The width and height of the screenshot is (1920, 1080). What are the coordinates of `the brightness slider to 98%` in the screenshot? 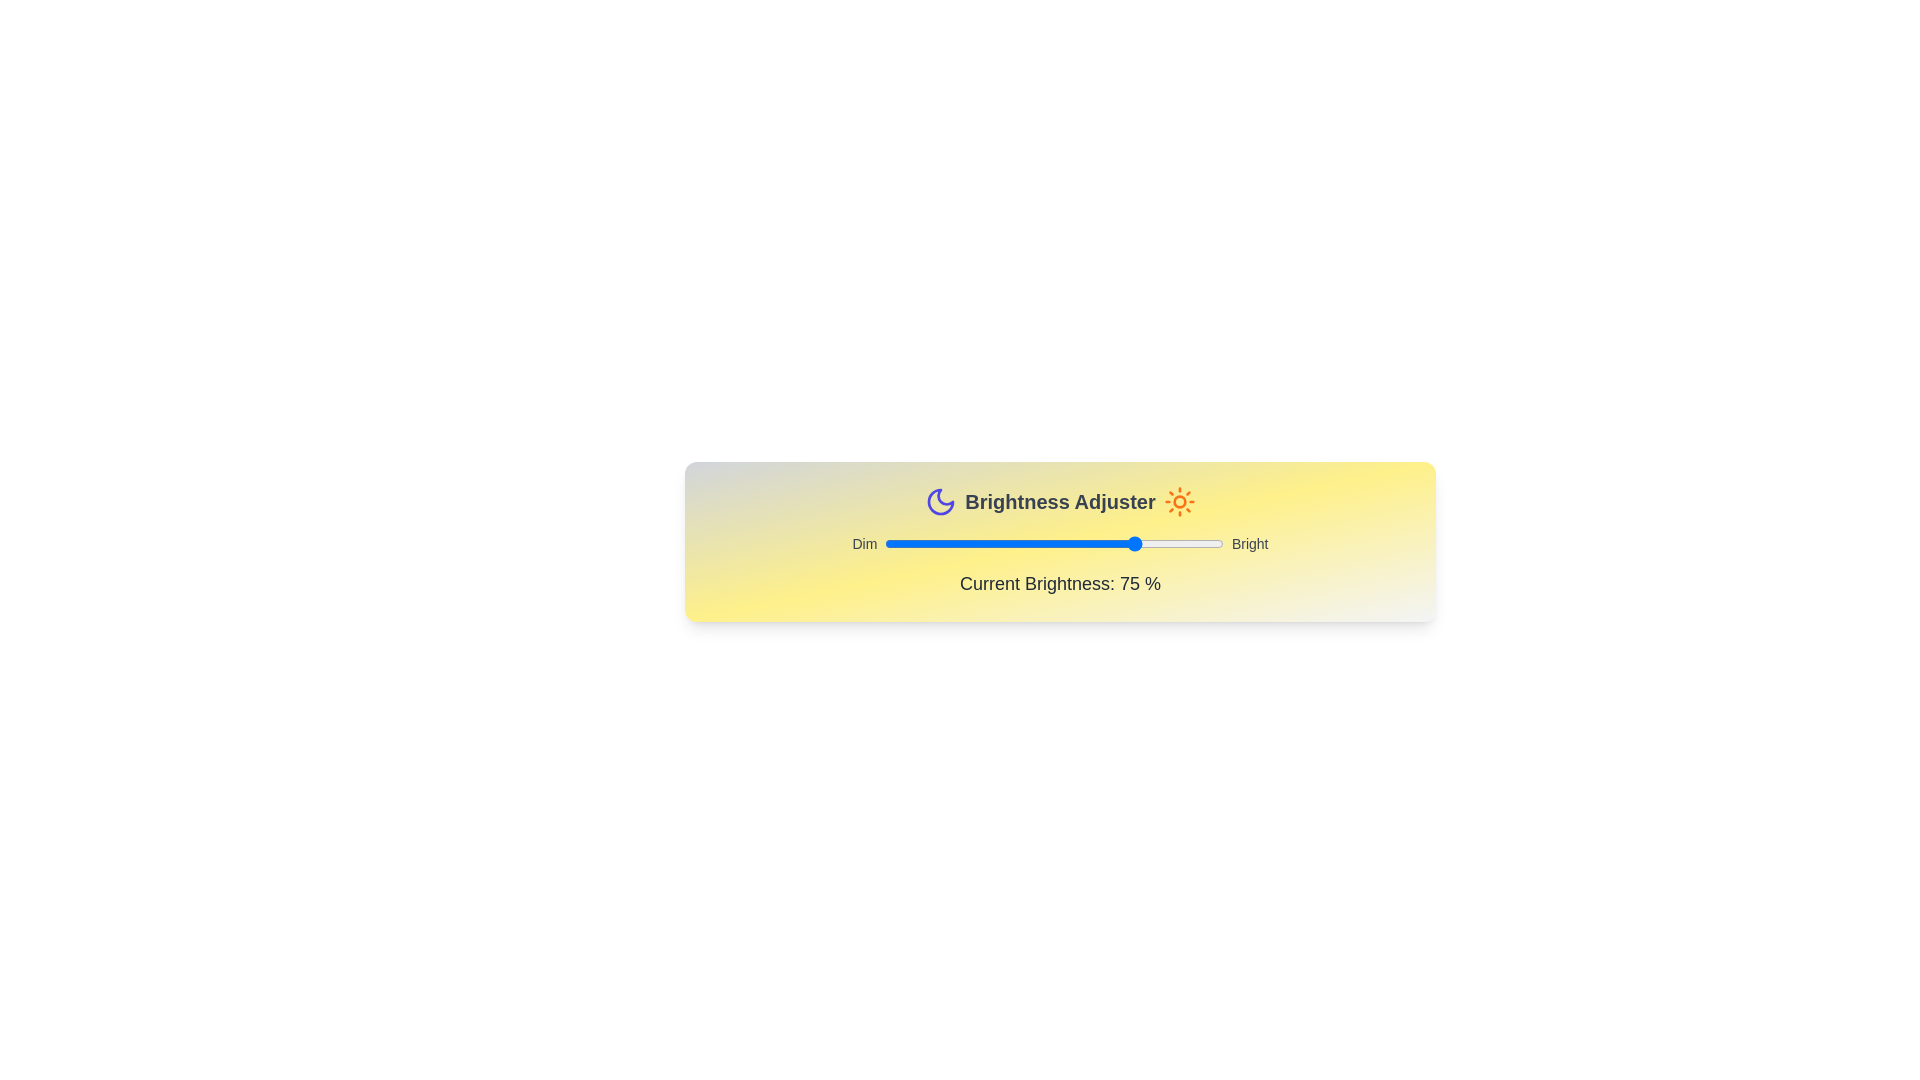 It's located at (1216, 543).